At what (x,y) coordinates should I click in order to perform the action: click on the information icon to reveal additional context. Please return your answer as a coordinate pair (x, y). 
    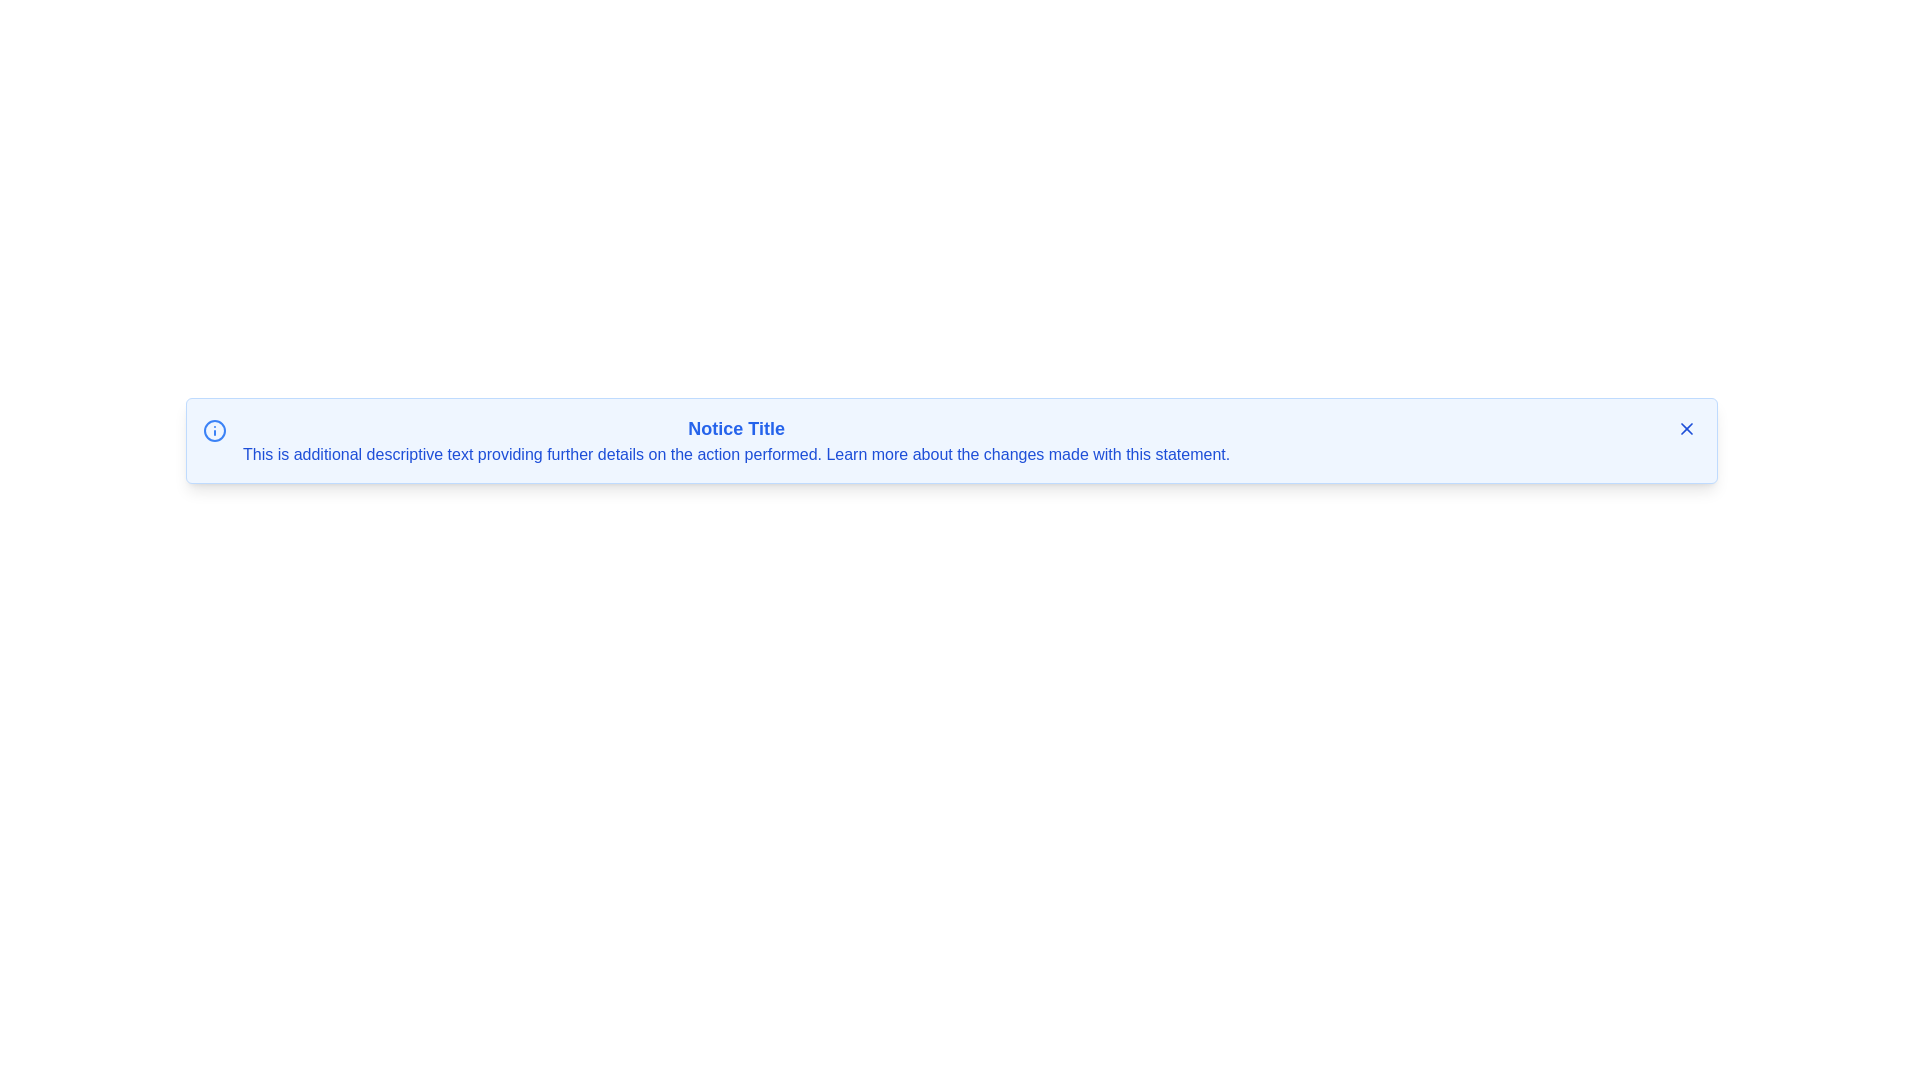
    Looking at the image, I should click on (215, 430).